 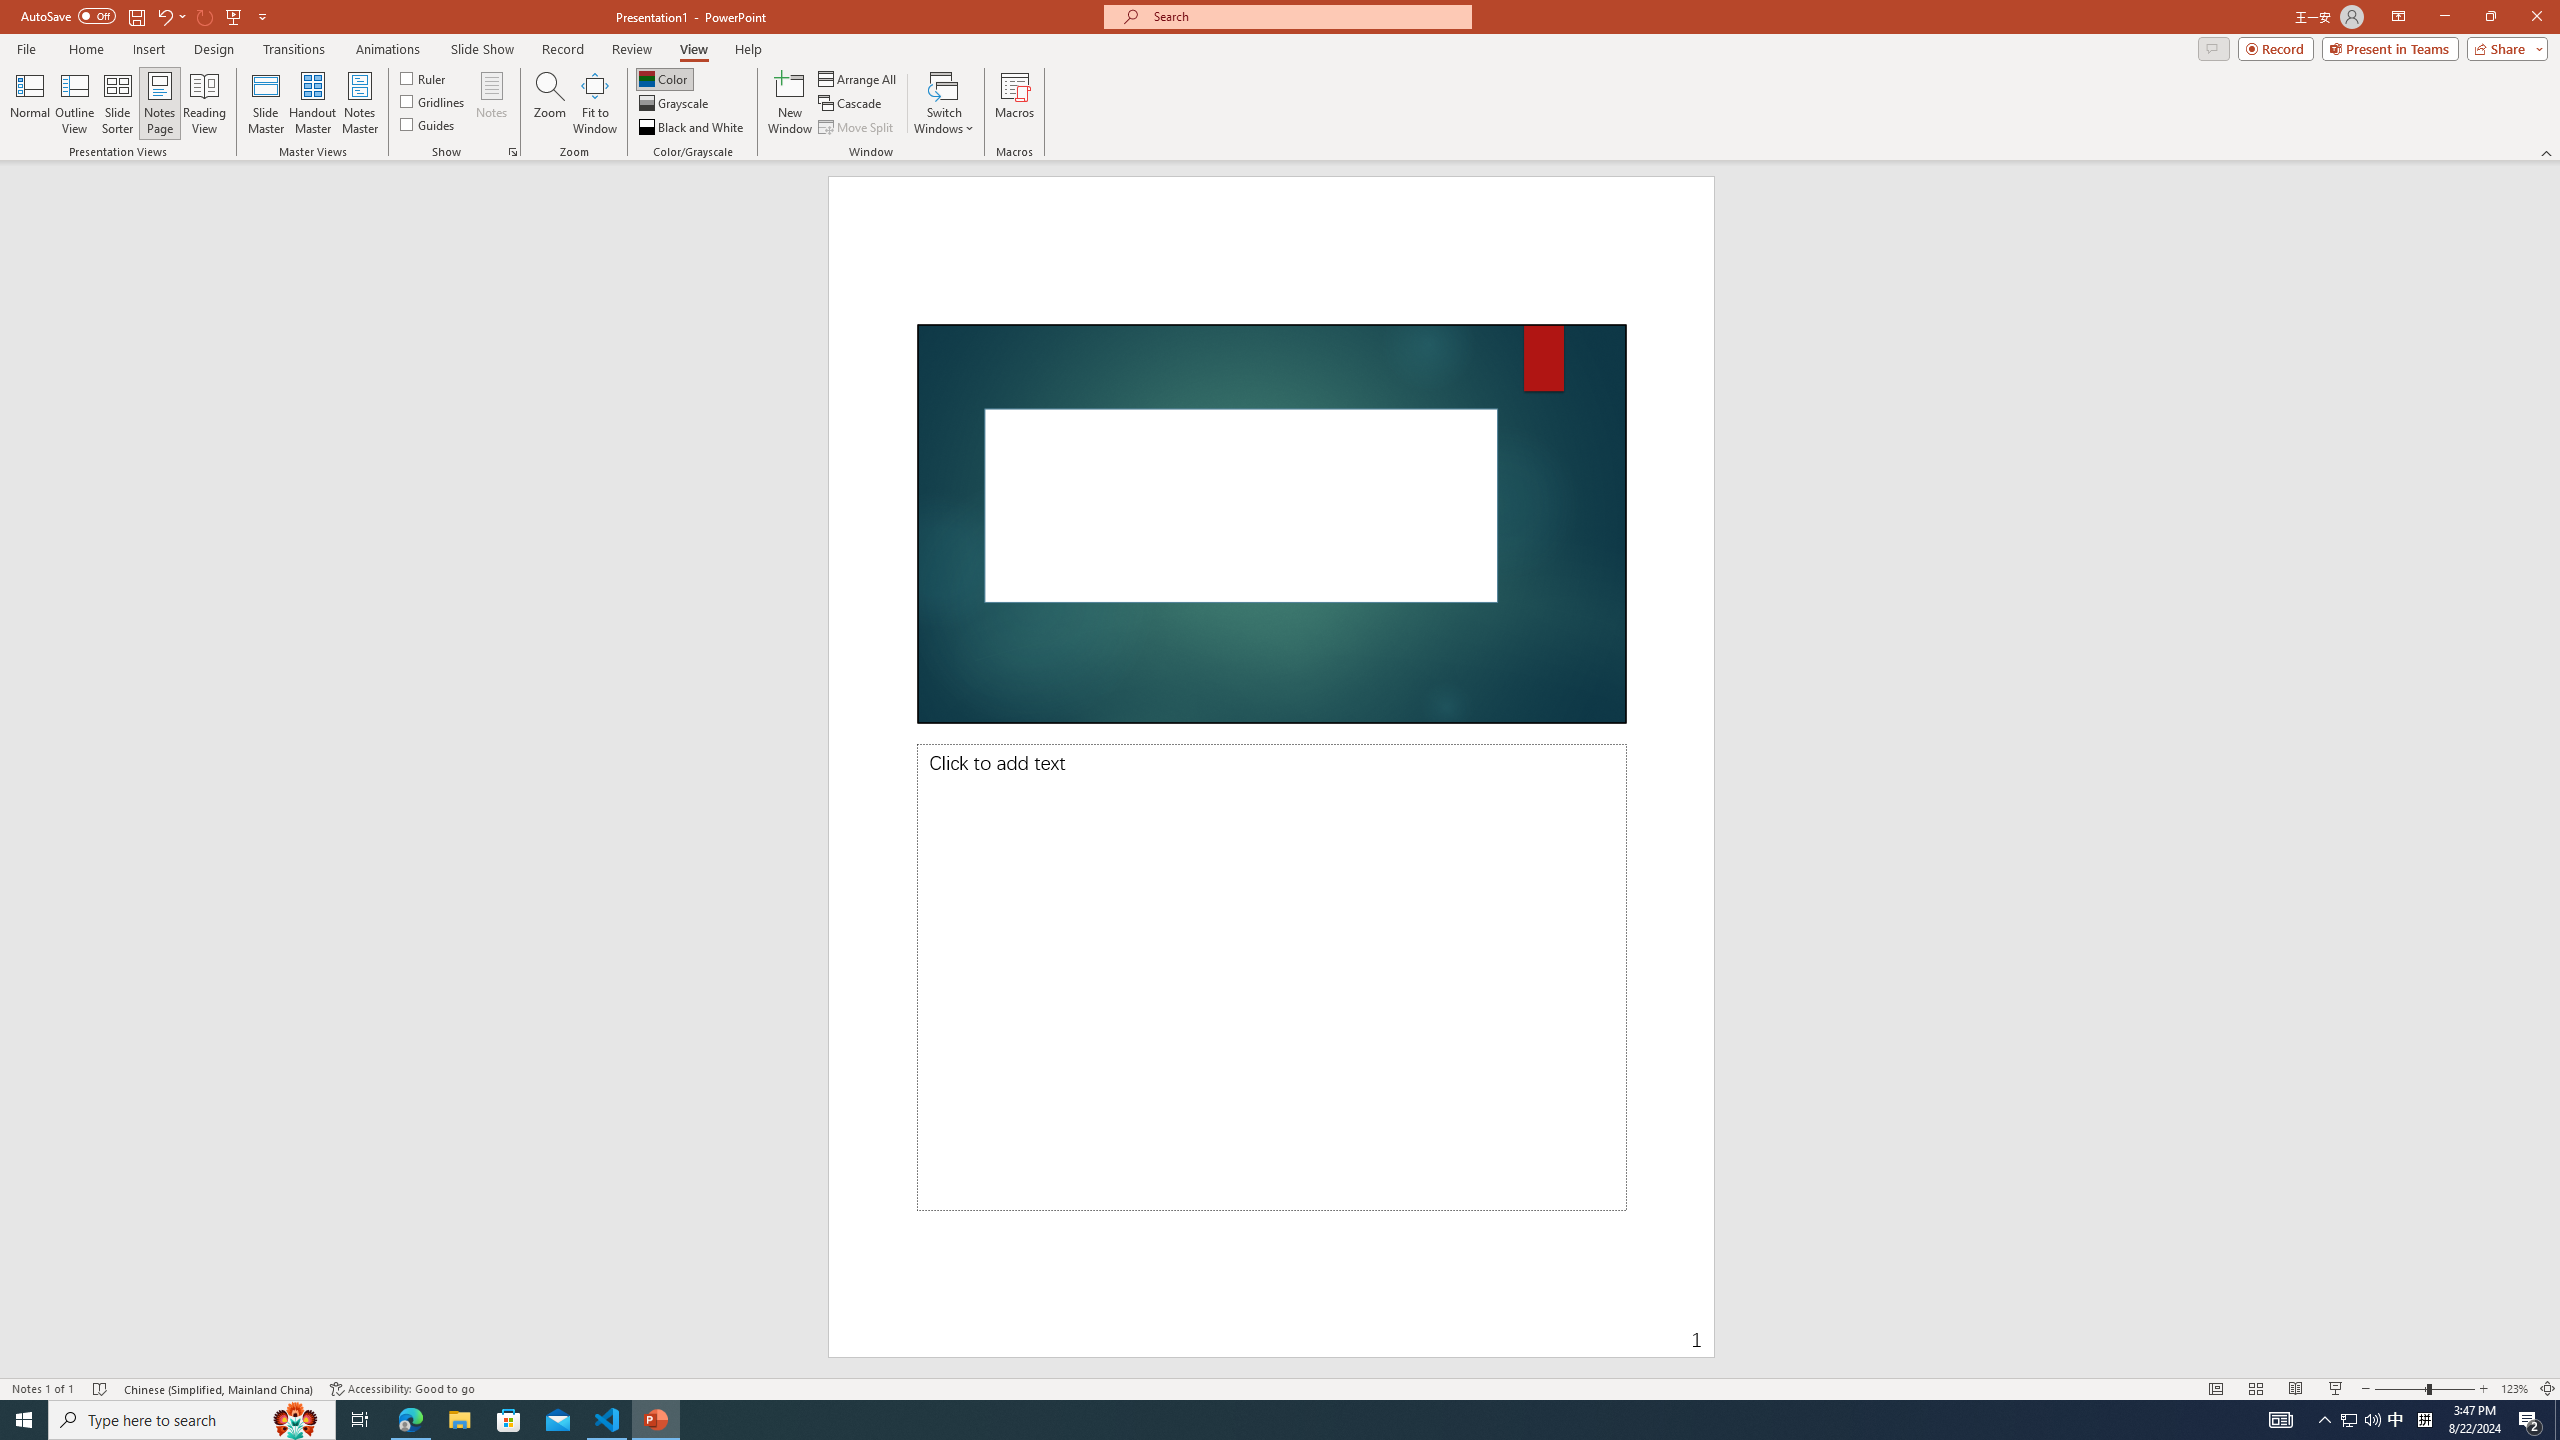 I want to click on 'Review', so click(x=631, y=49).